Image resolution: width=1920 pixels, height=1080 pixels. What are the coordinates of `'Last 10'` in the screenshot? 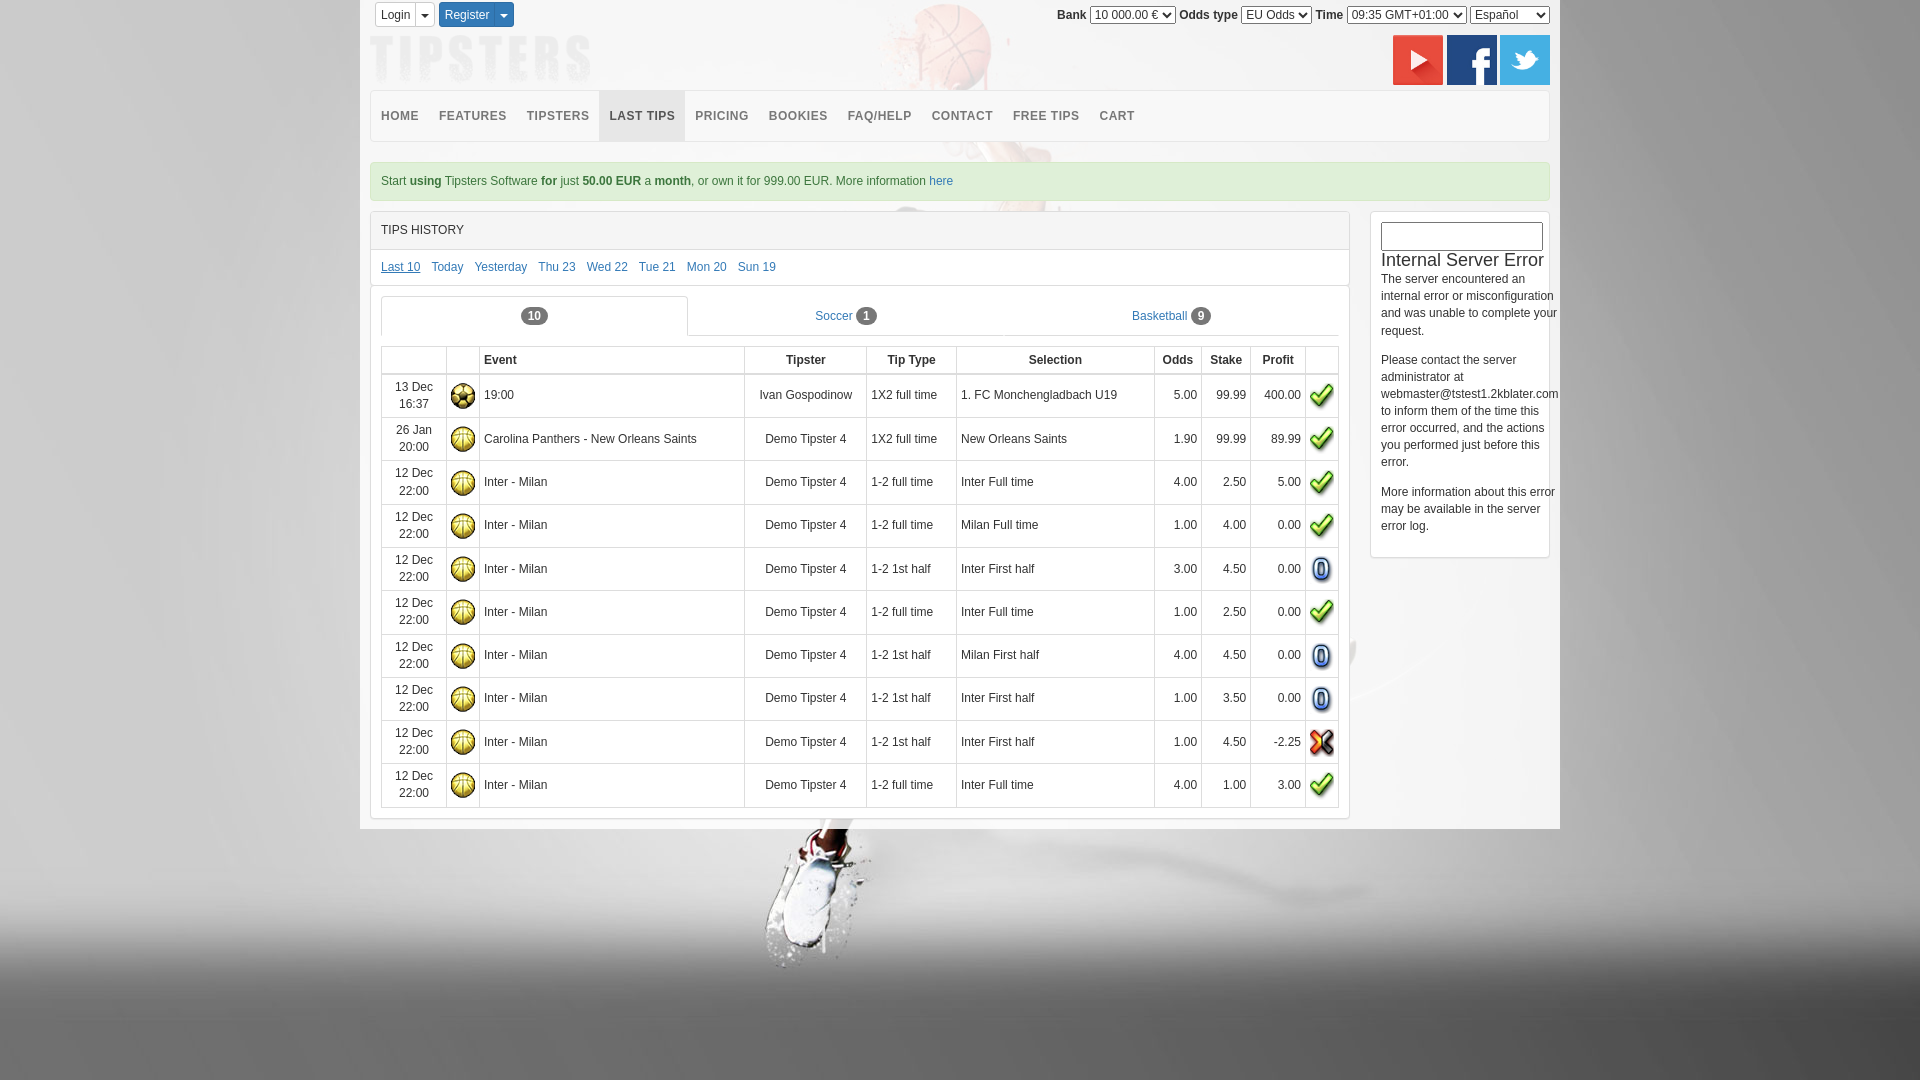 It's located at (400, 265).